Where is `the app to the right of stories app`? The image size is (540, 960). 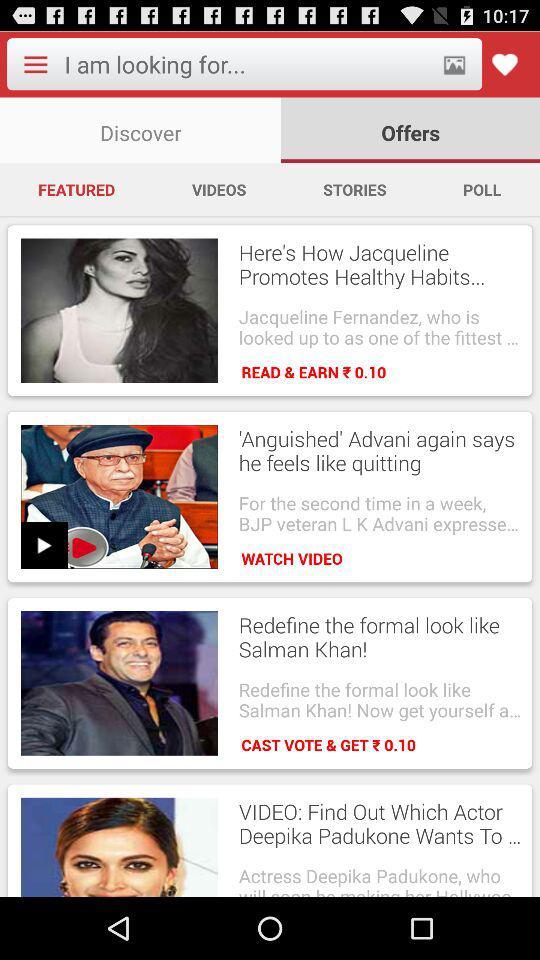 the app to the right of stories app is located at coordinates (481, 189).